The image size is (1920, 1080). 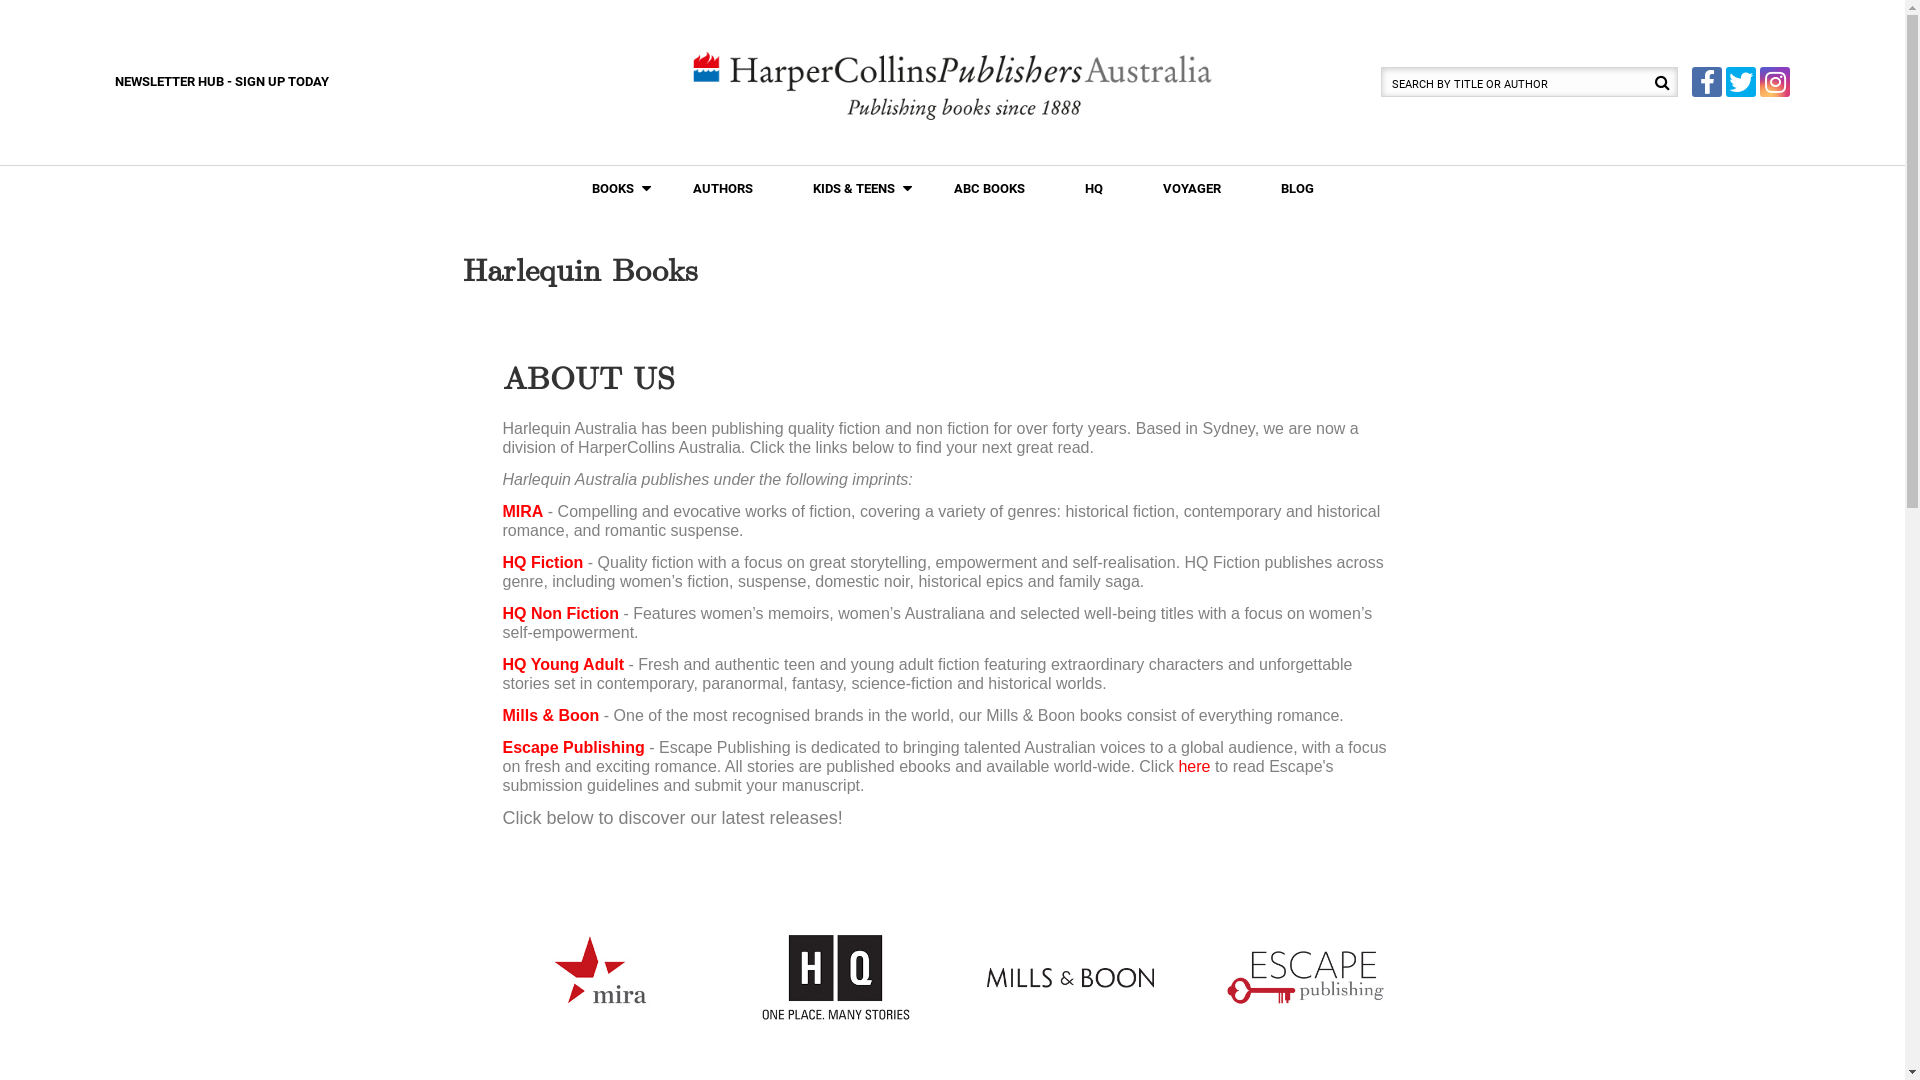 What do you see at coordinates (598, 976) in the screenshot?
I see `'mira'` at bounding box center [598, 976].